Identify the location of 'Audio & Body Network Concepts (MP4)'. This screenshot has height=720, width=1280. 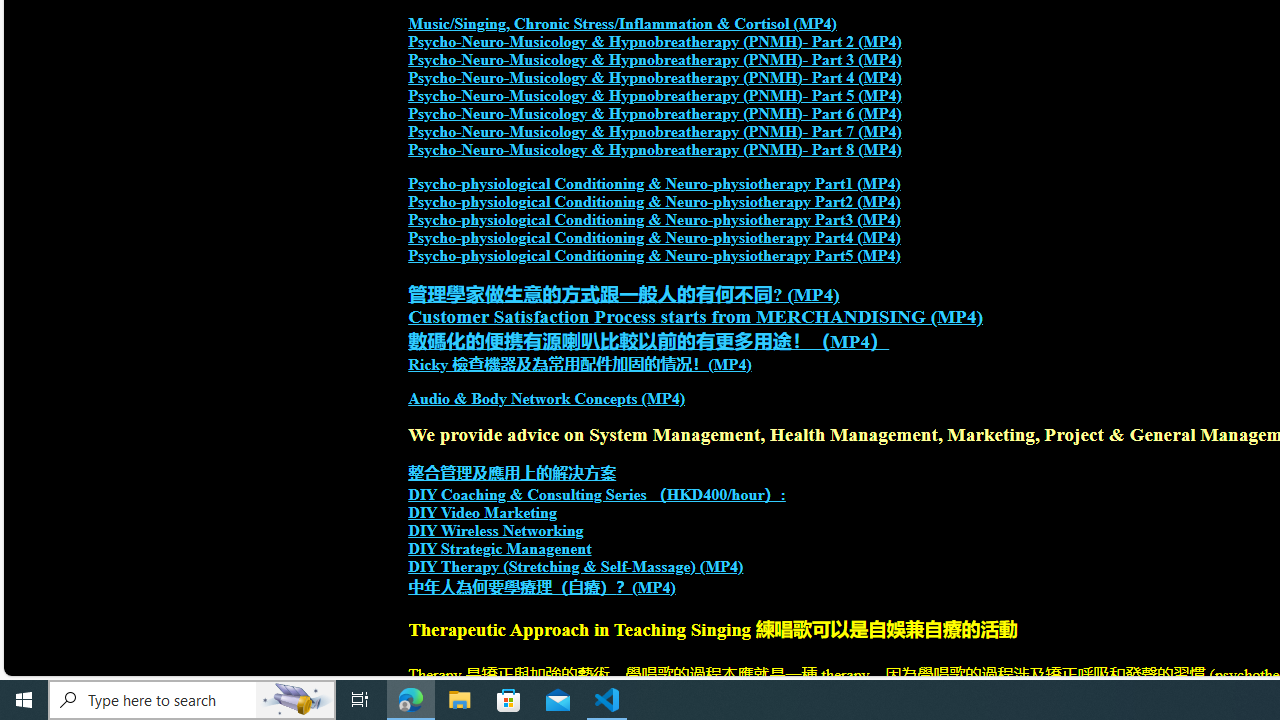
(547, 399).